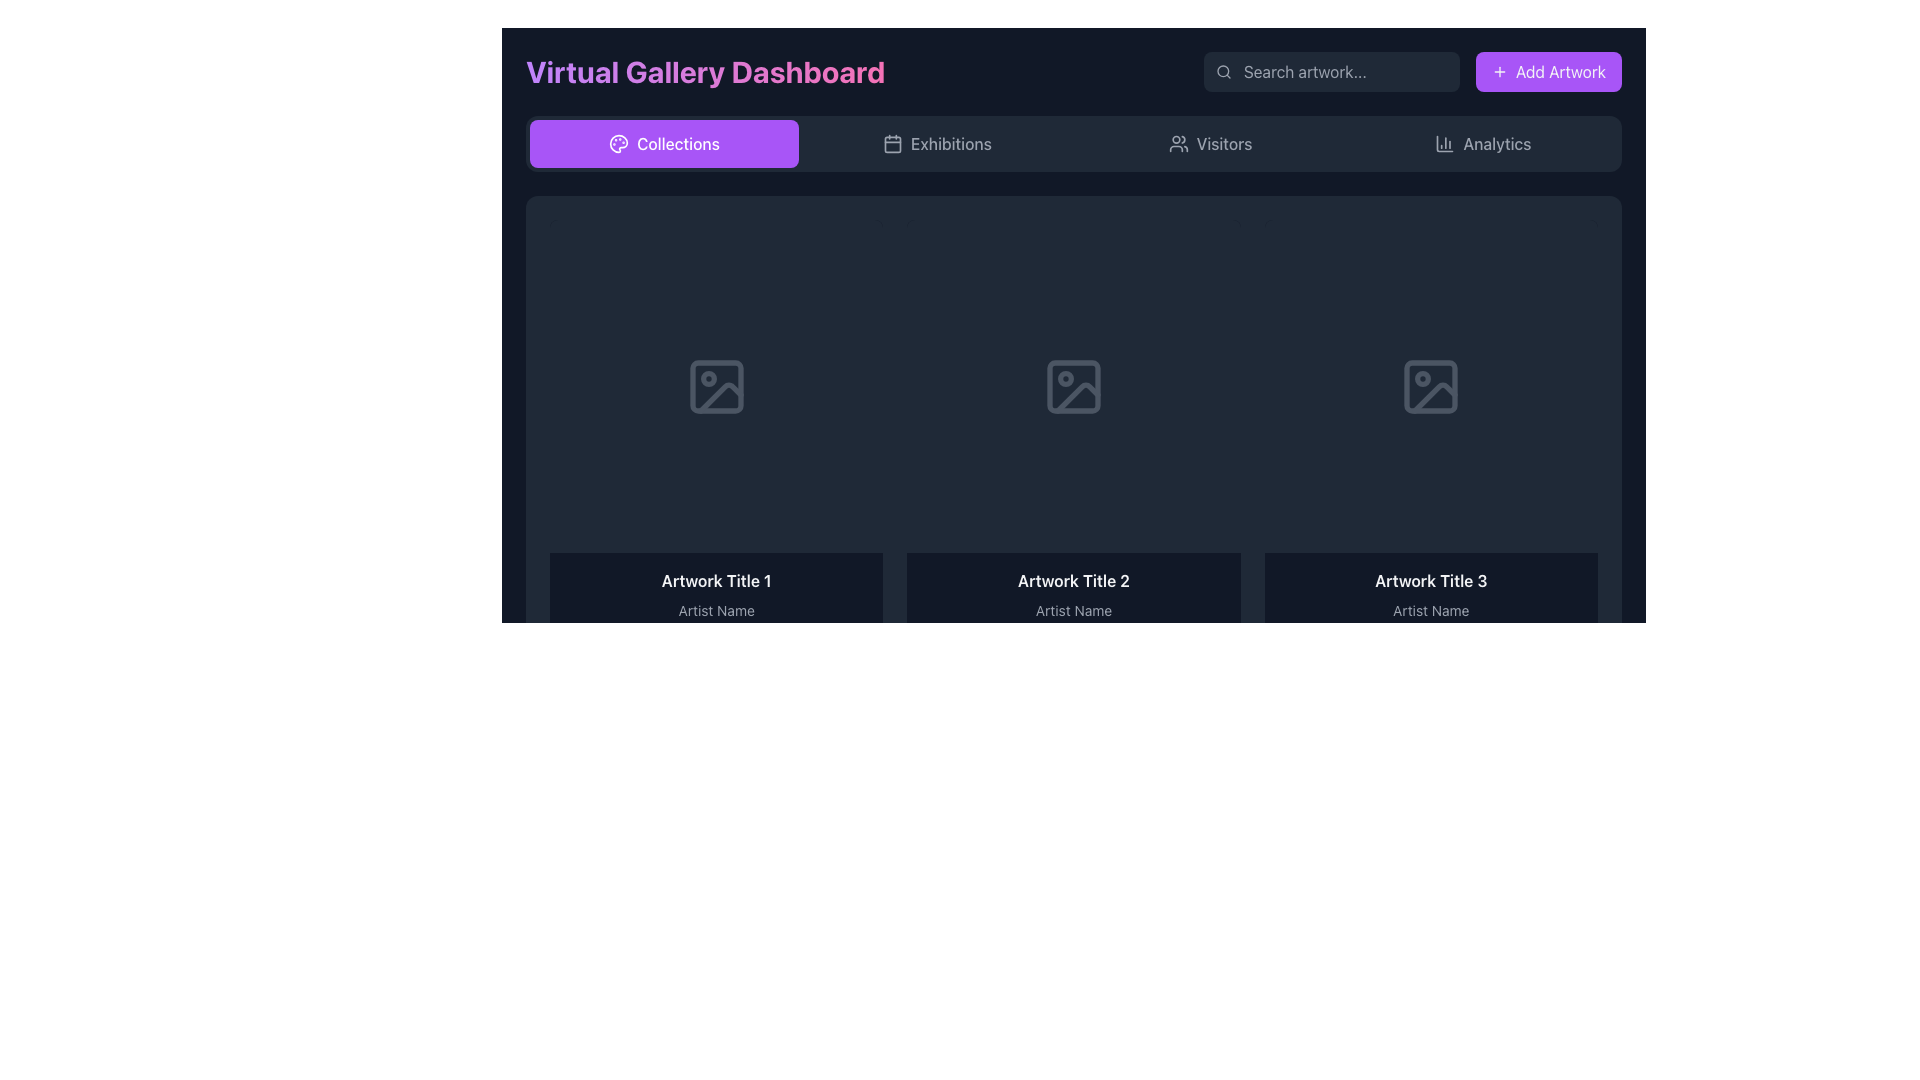  I want to click on the vibrant purple 'Add Artwork' button located at the top-right corner of the interface, so click(1547, 71).